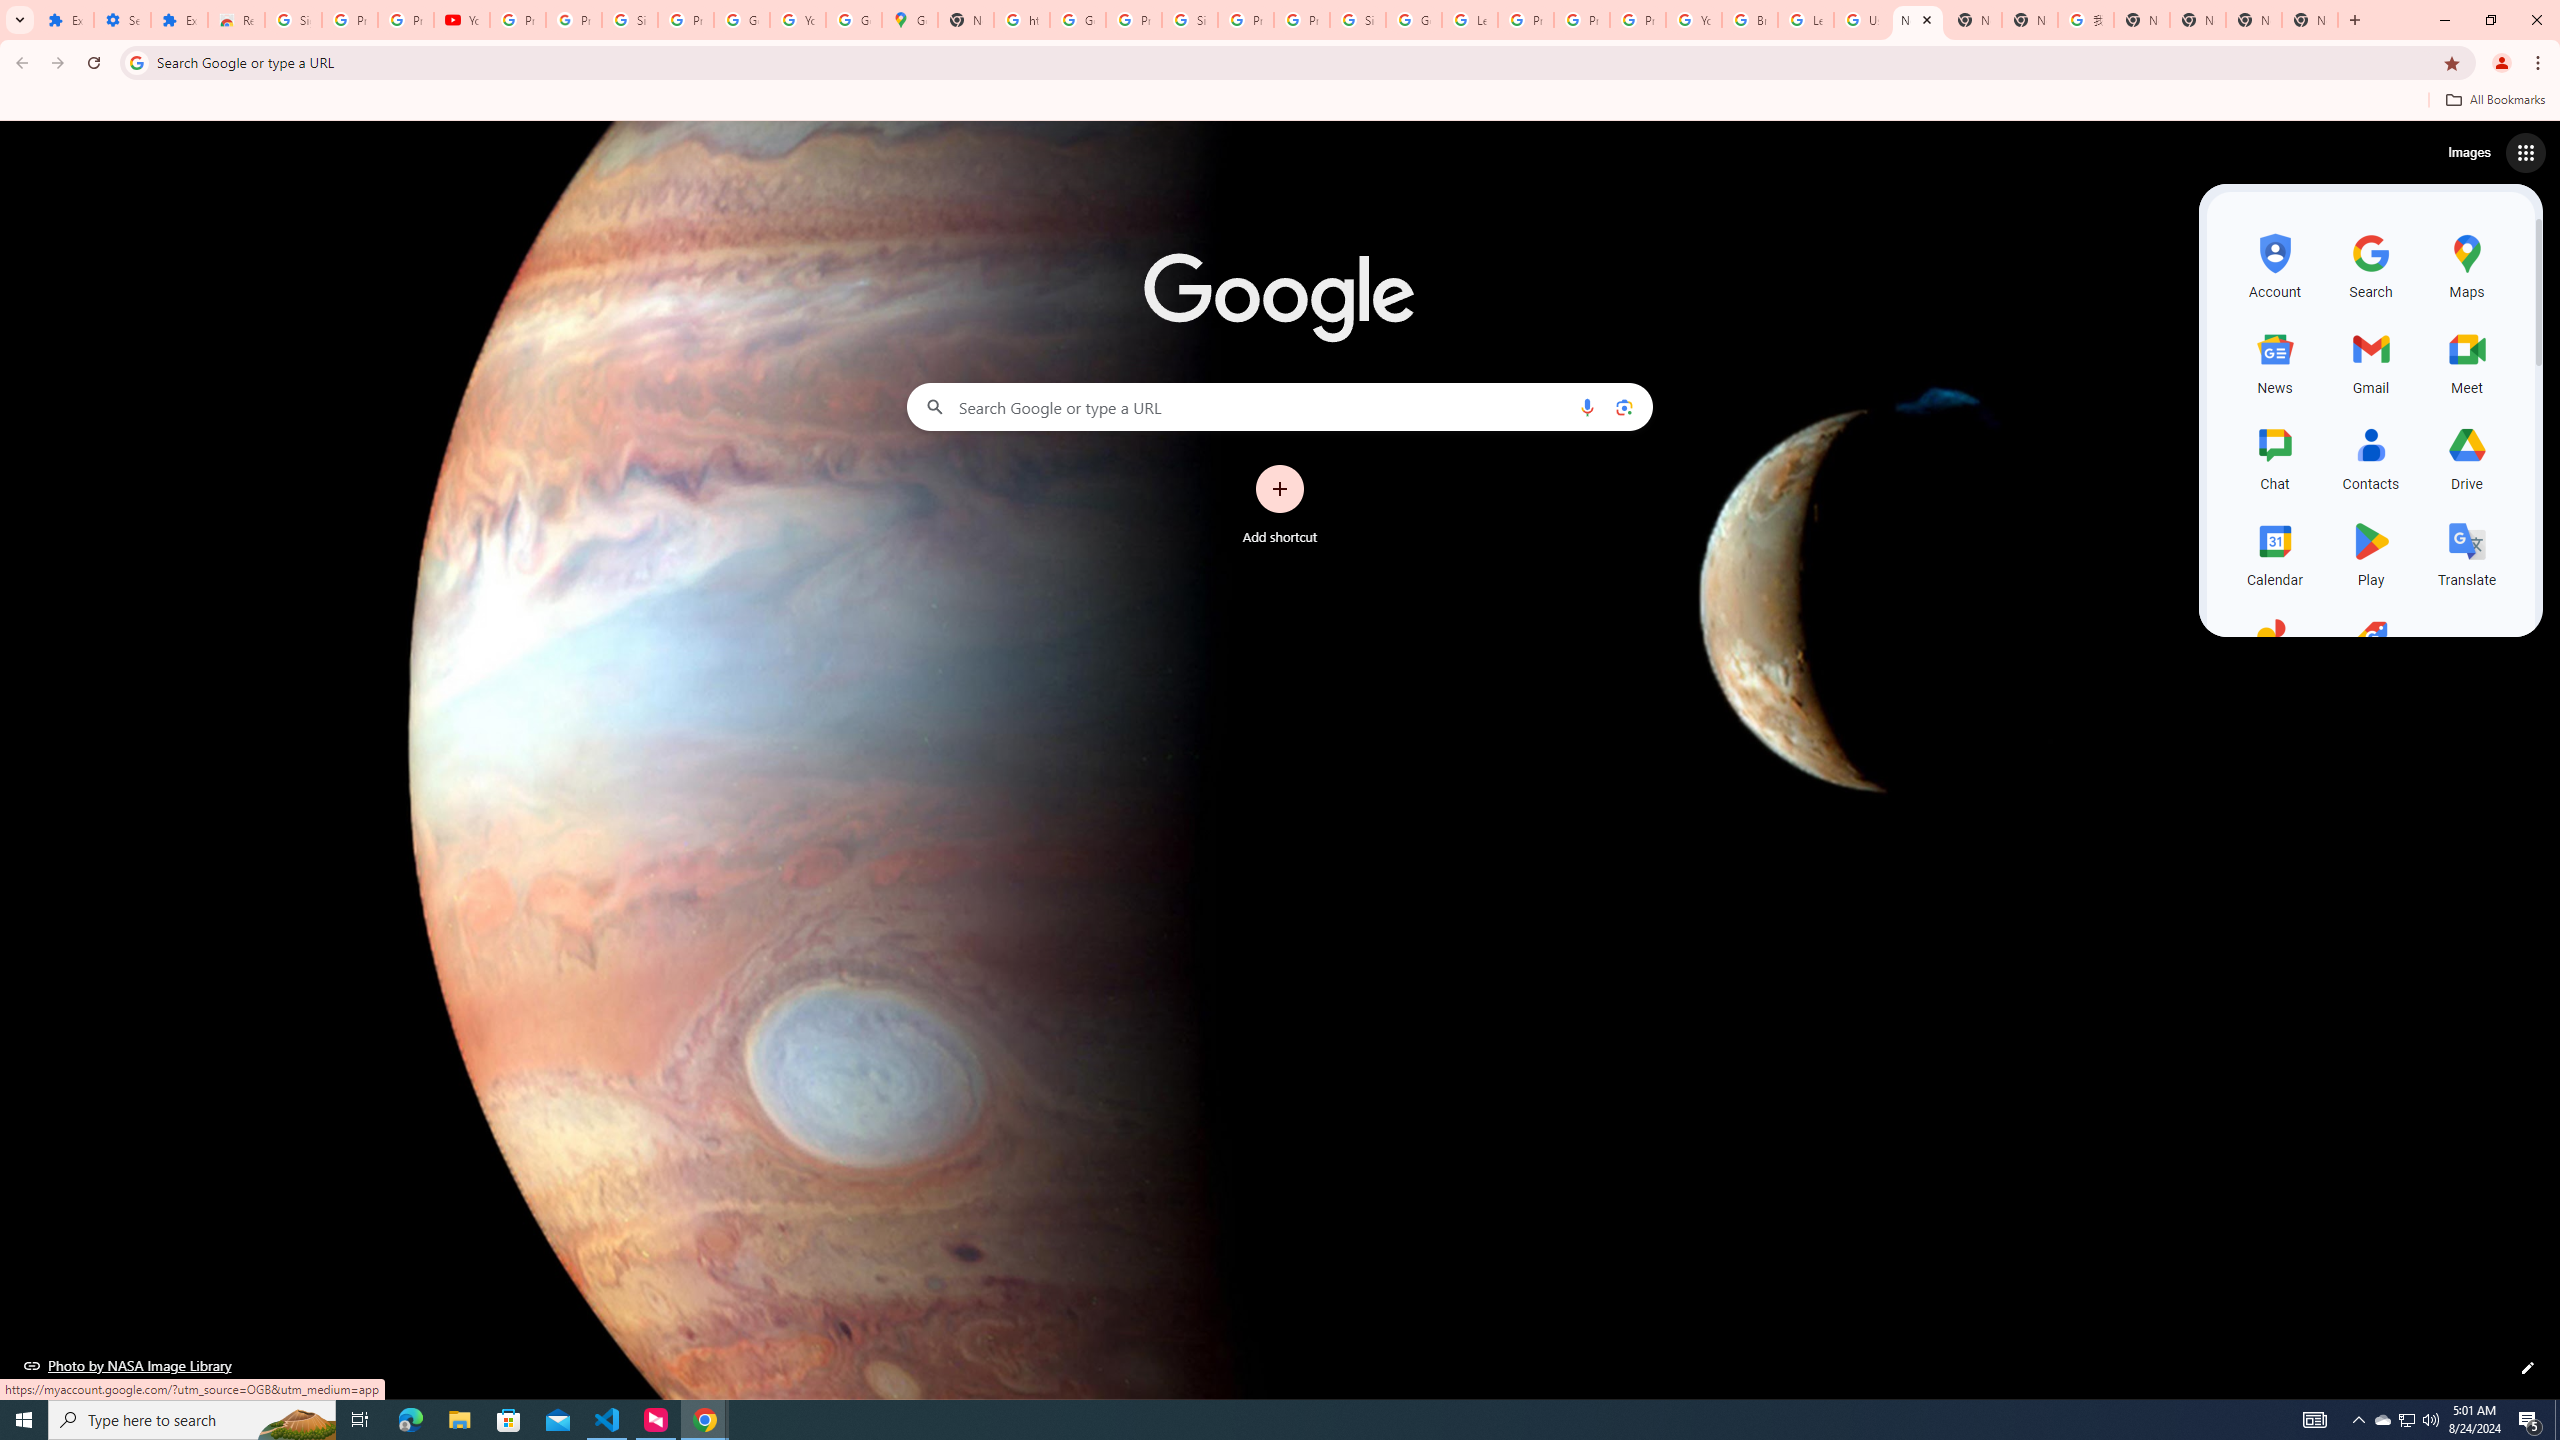 The width and height of the screenshot is (2560, 1440). Describe the element at coordinates (796, 19) in the screenshot. I see `'YouTube'` at that location.